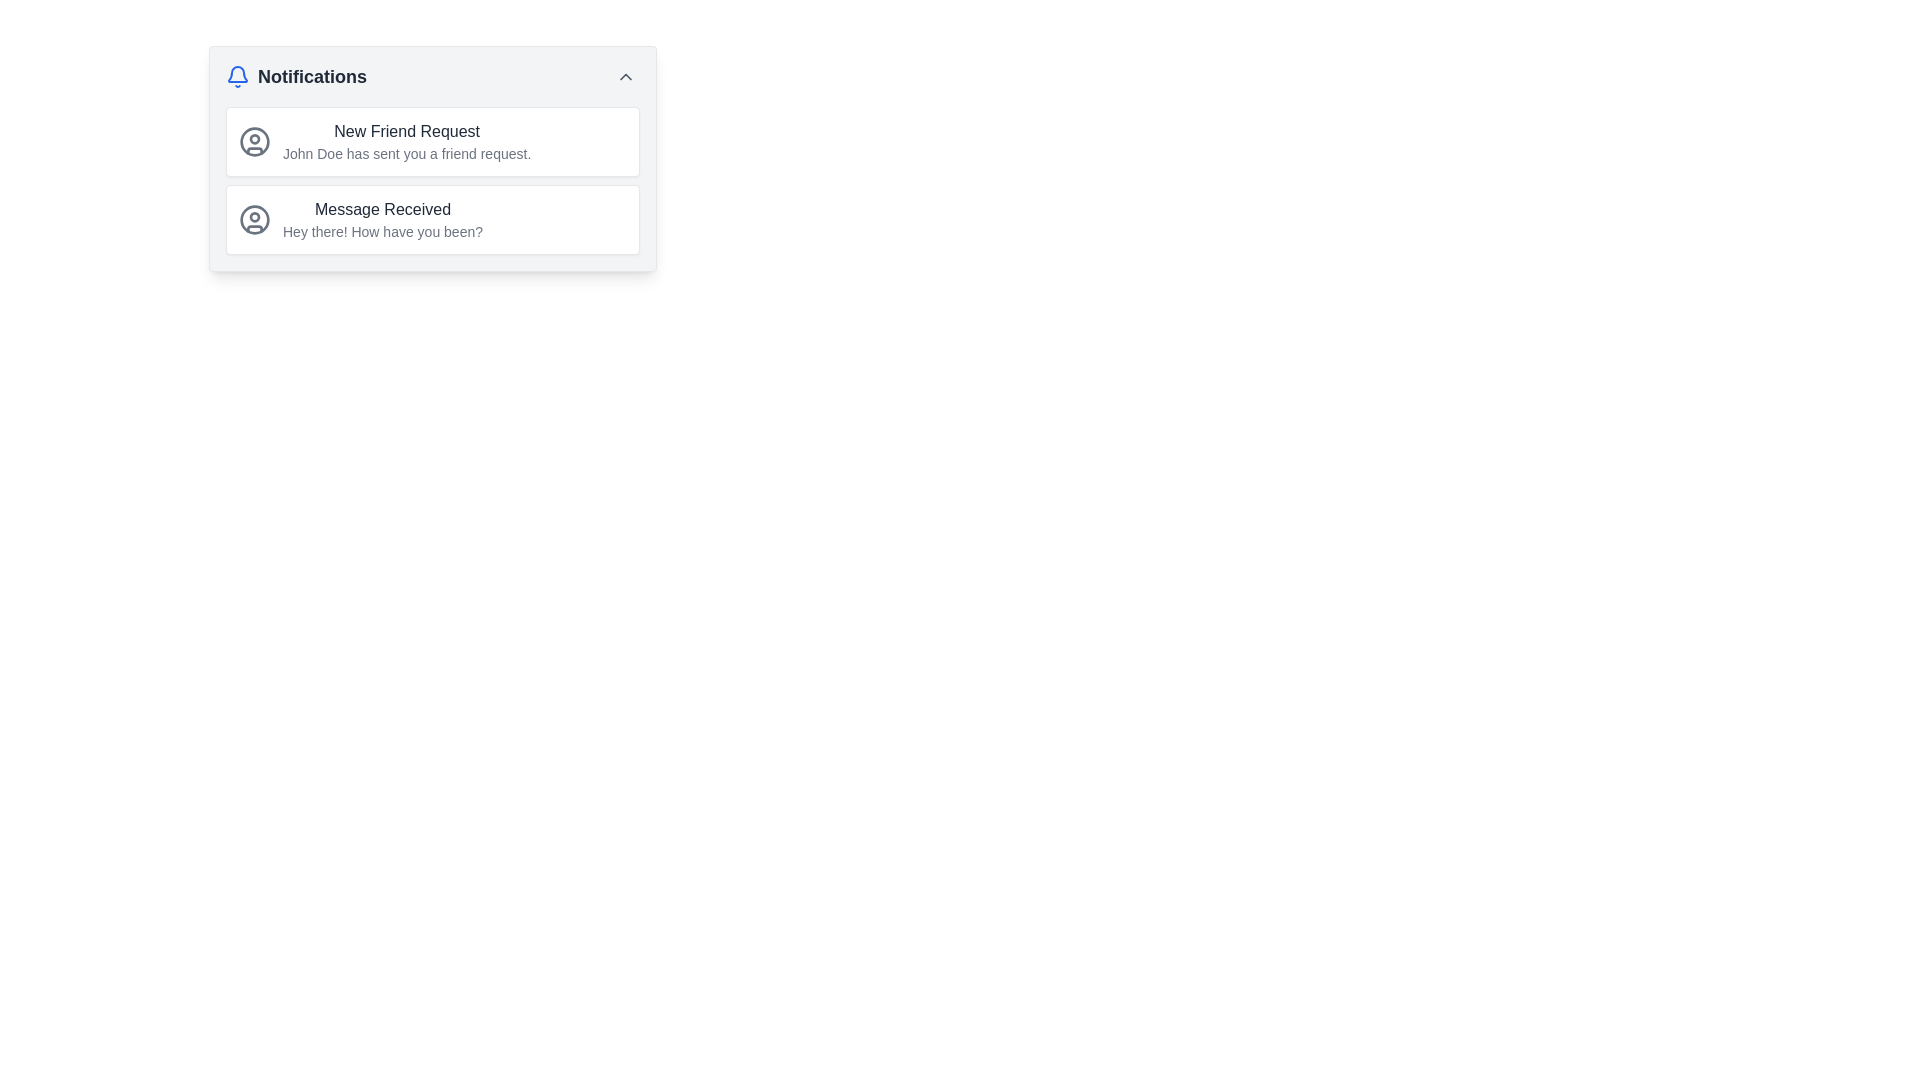 The image size is (1920, 1080). Describe the element at coordinates (253, 219) in the screenshot. I see `the outermost circle of the user icon with a gray border located in the notification section next to 'New Friend Request'` at that location.